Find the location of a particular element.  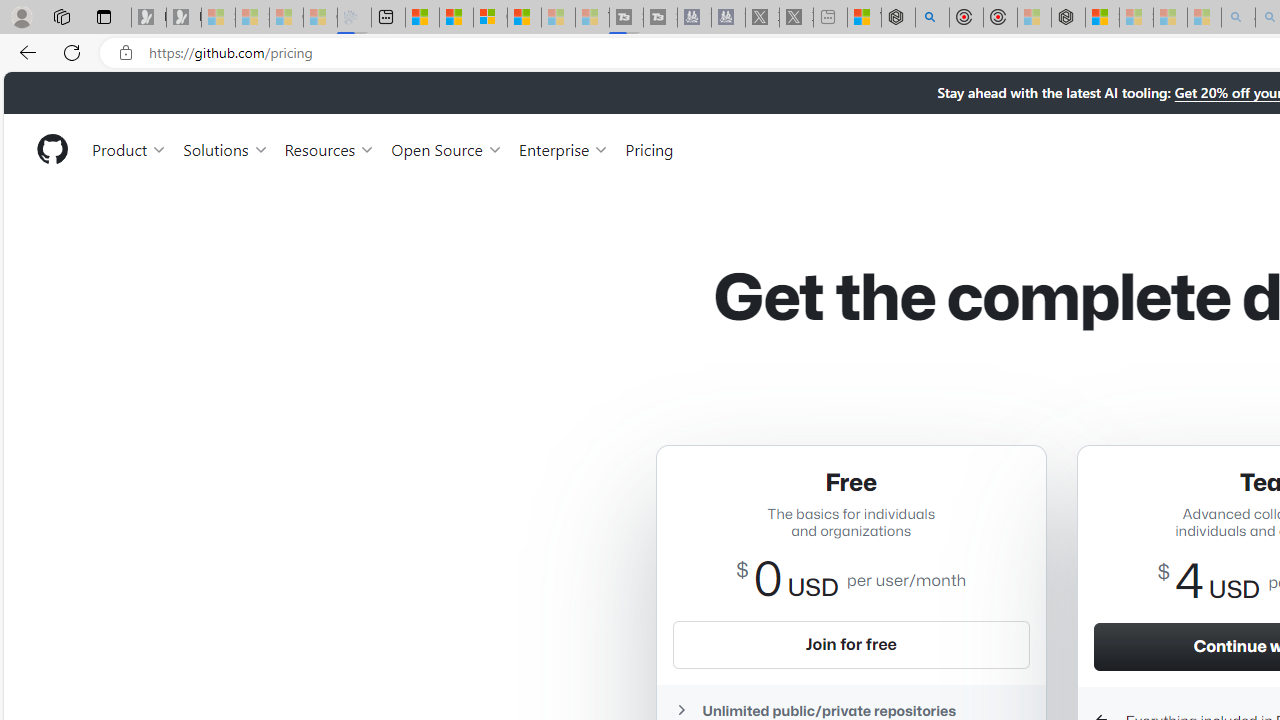

'Newsletter Sign Up - Sleeping' is located at coordinates (183, 17).